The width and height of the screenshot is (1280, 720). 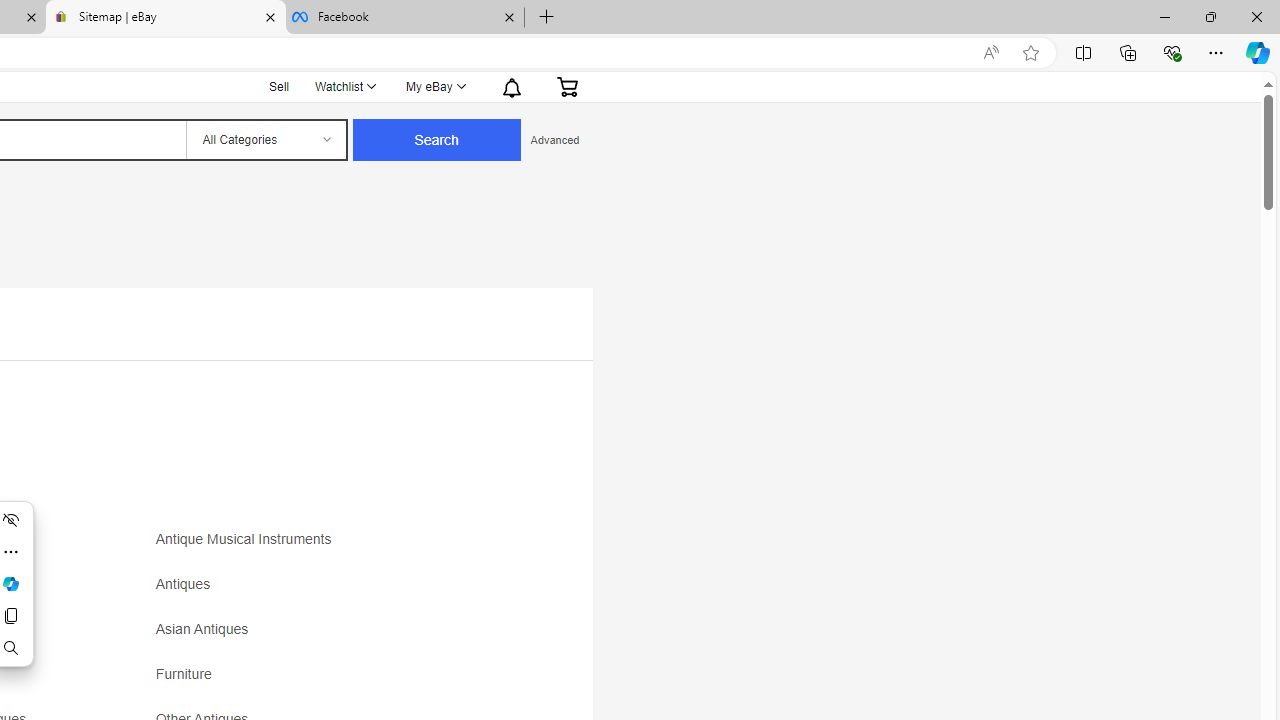 I want to click on 'Sitemap | eBay', so click(x=166, y=17).